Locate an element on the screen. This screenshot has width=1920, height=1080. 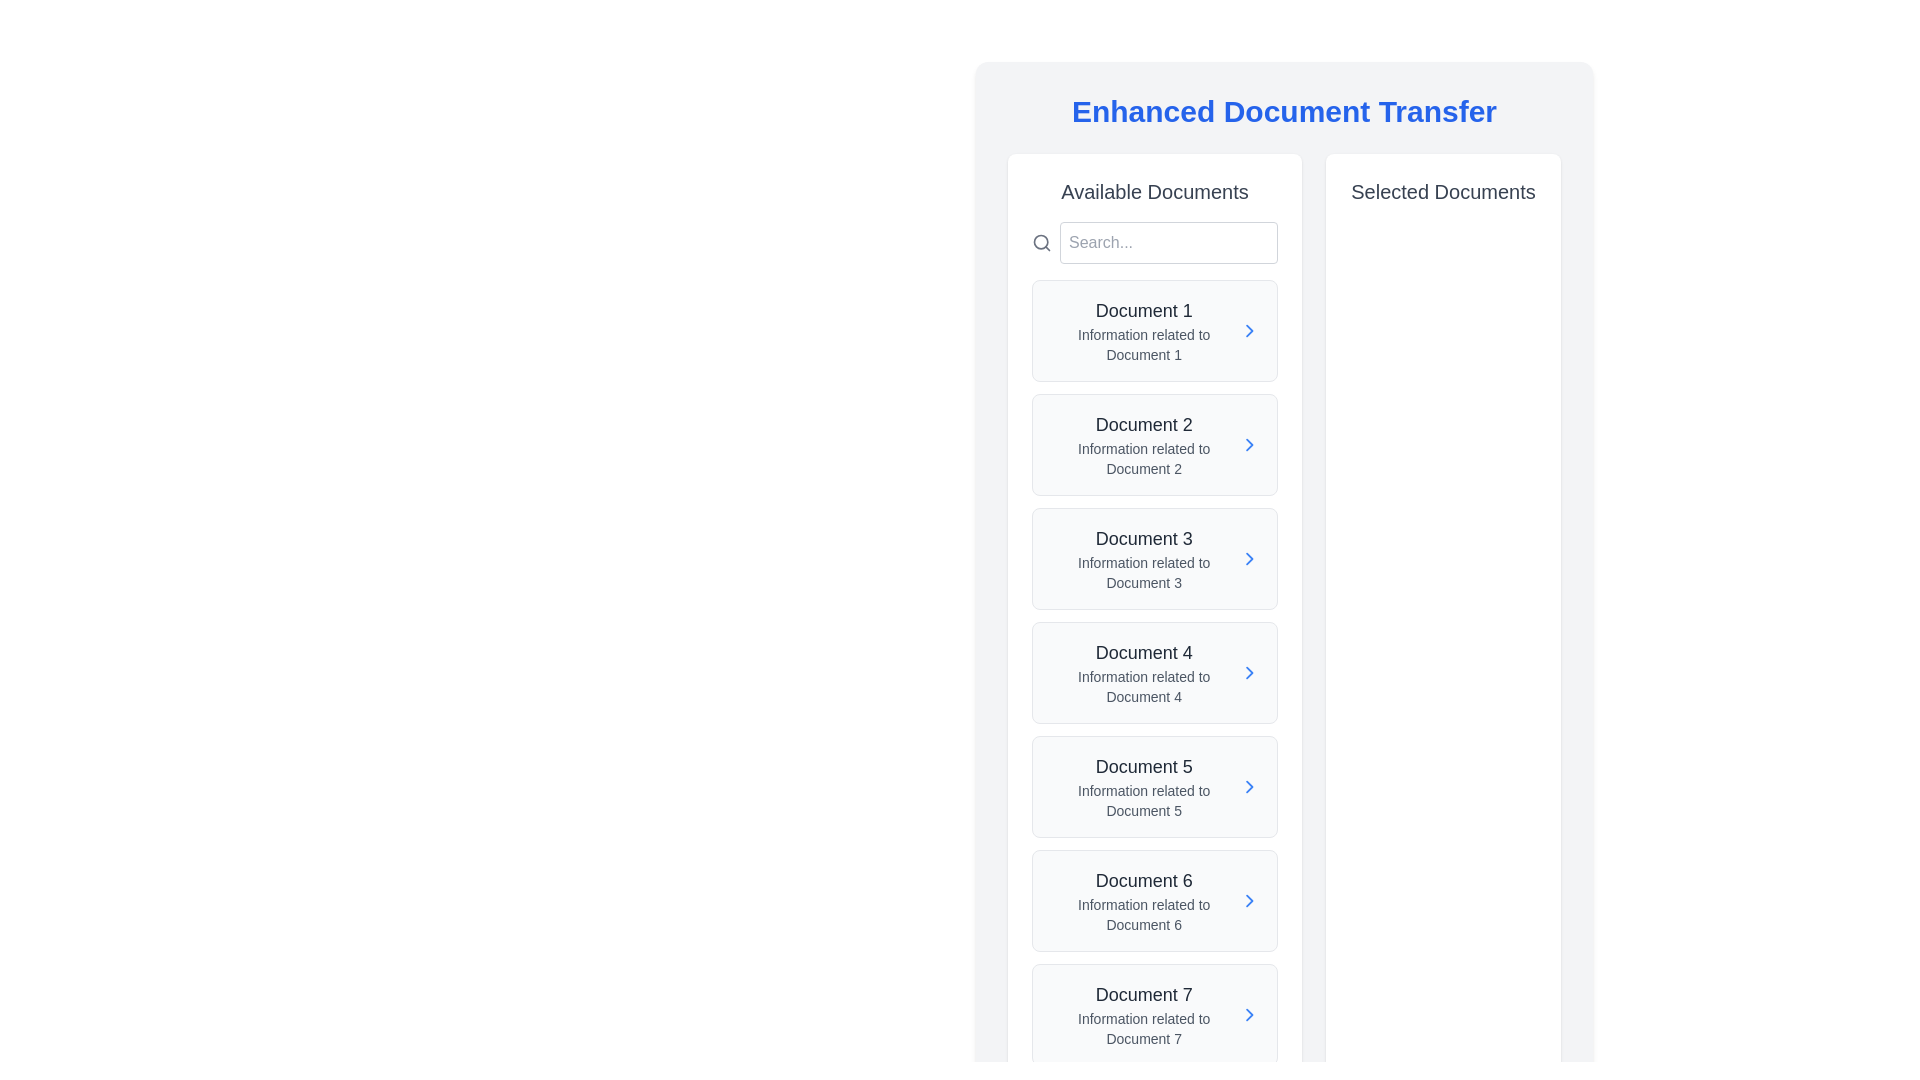
the rightward pointing navigation arrow icon next to 'Document 5' in the 'Available Documents' column is located at coordinates (1248, 785).